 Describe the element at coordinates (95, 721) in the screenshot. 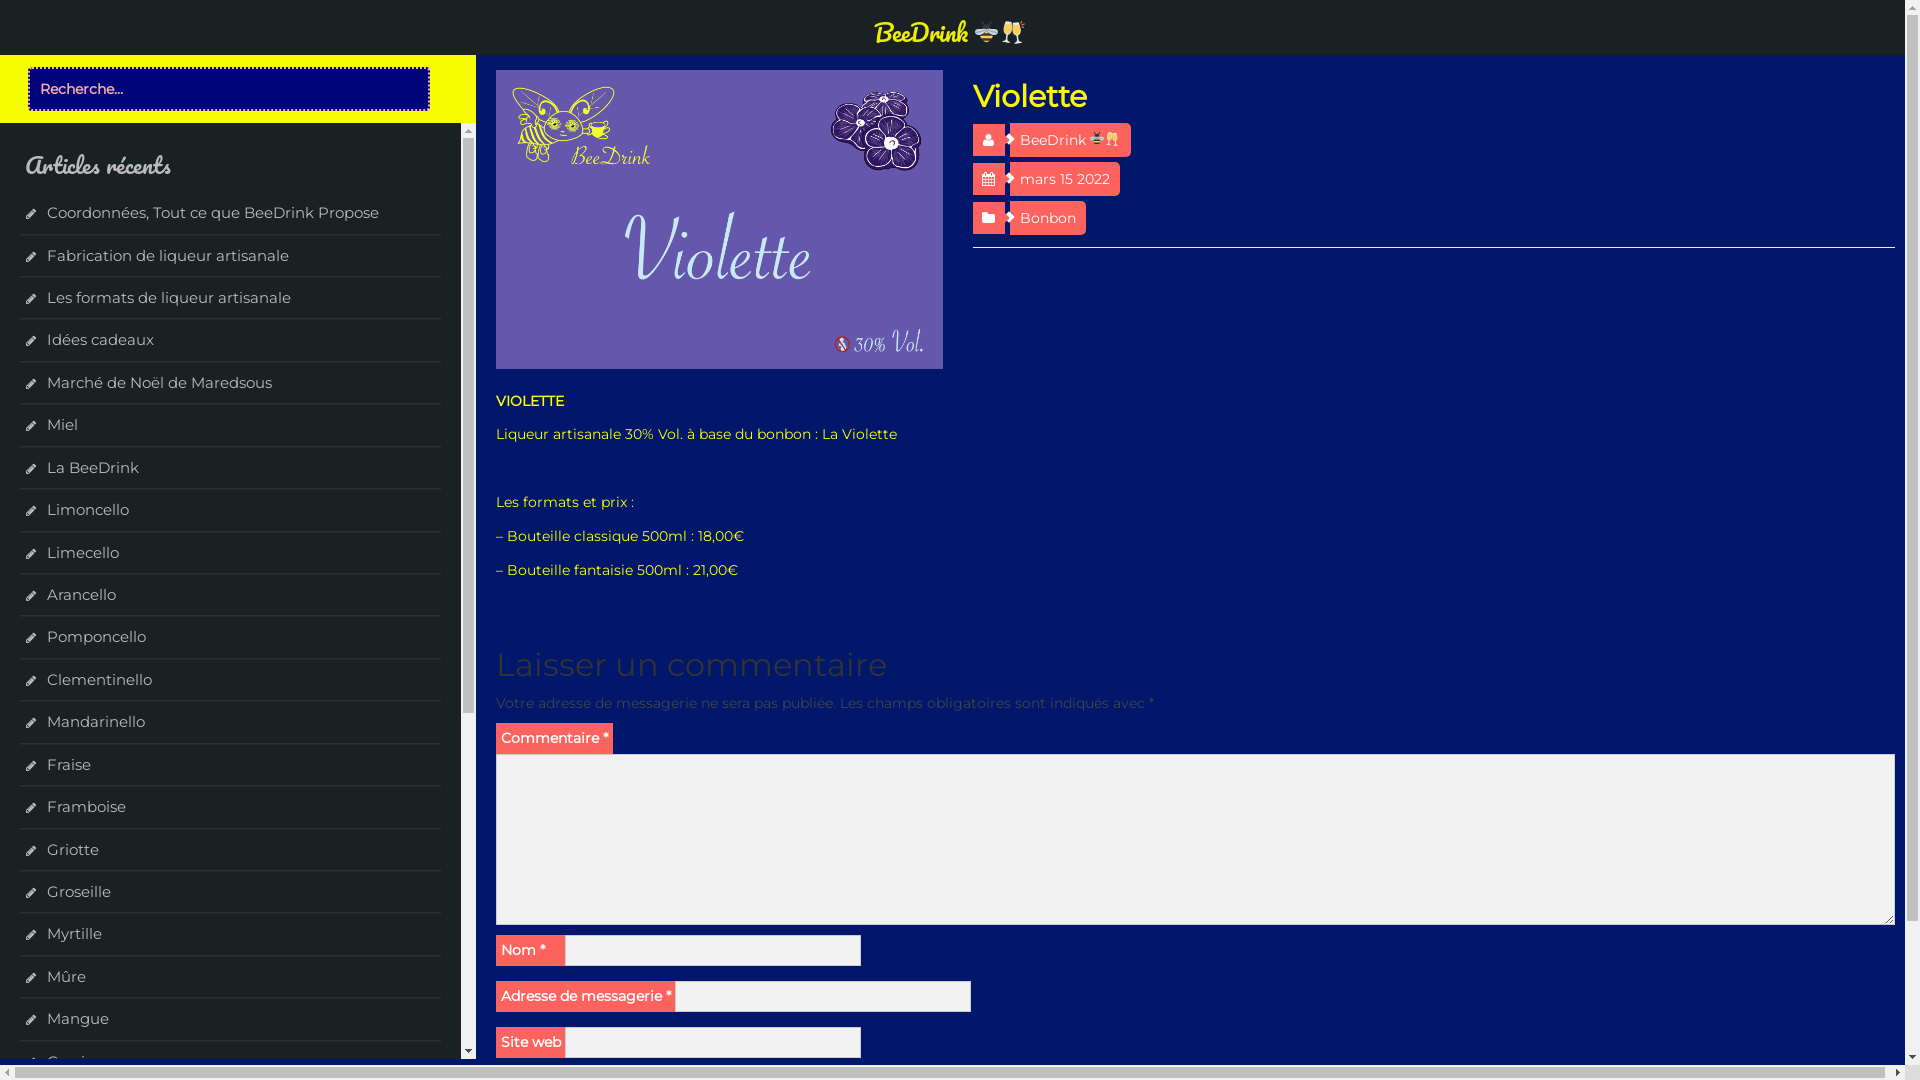

I see `'Mandarinello'` at that location.